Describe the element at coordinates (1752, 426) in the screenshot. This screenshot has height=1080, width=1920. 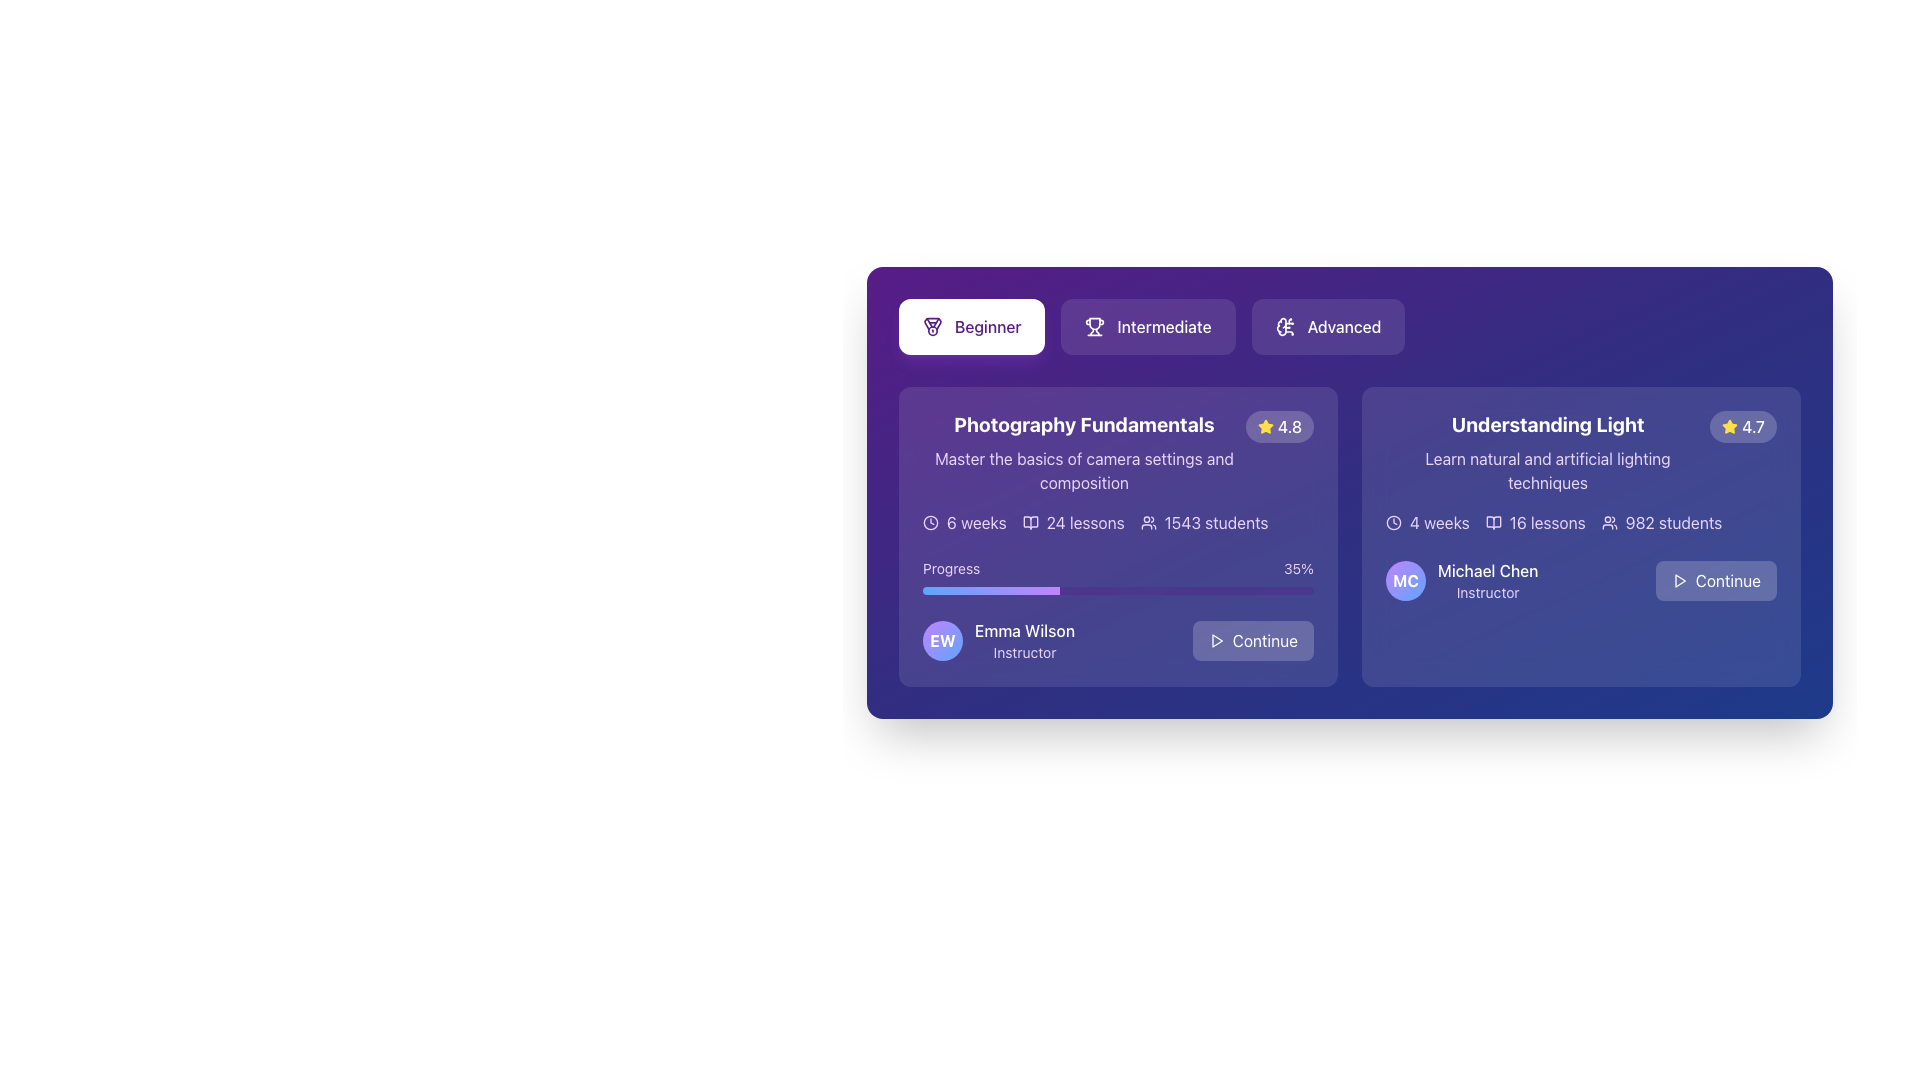
I see `the text label displaying the rating score for the associated course or item, which is positioned to the right of a yellow star icon in the top-right corner of the 'Understanding Light' card` at that location.